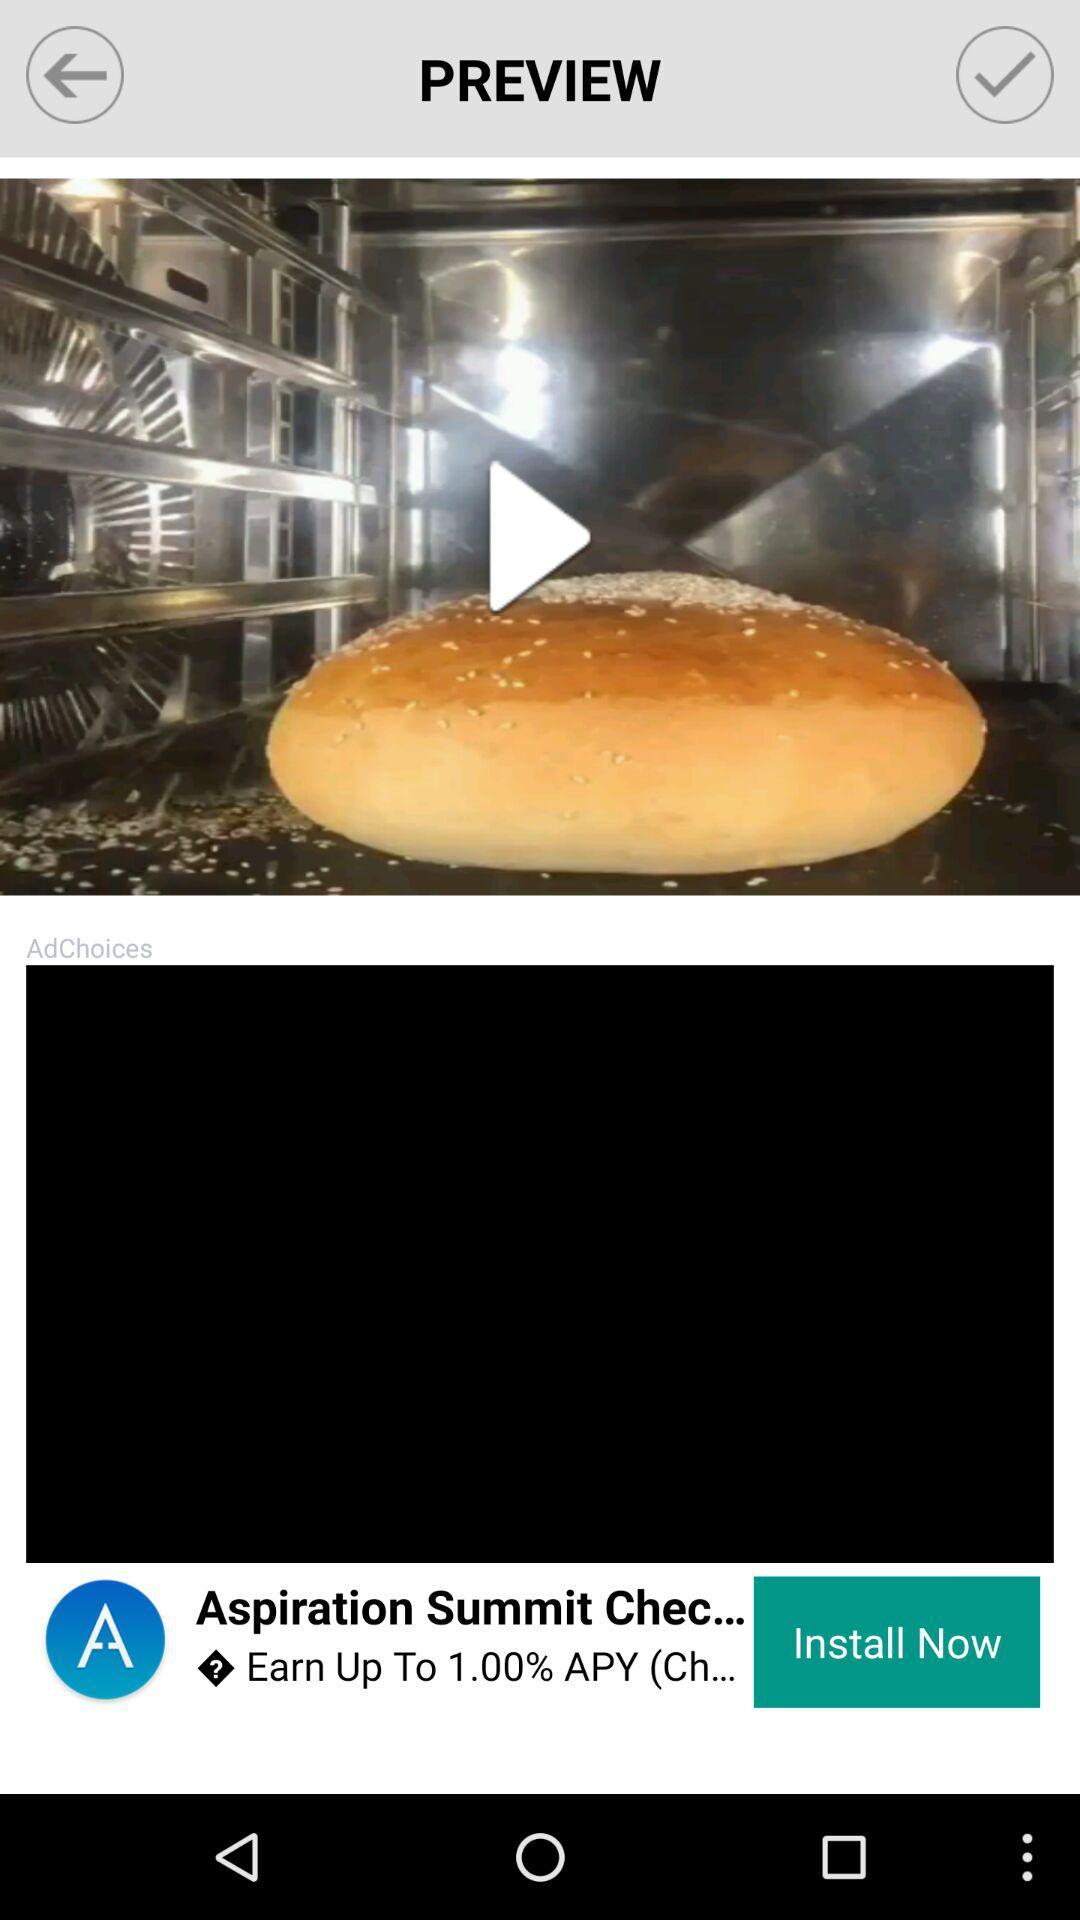 The width and height of the screenshot is (1080, 1920). Describe the element at coordinates (105, 1642) in the screenshot. I see `app next to aspiration summit checking item` at that location.